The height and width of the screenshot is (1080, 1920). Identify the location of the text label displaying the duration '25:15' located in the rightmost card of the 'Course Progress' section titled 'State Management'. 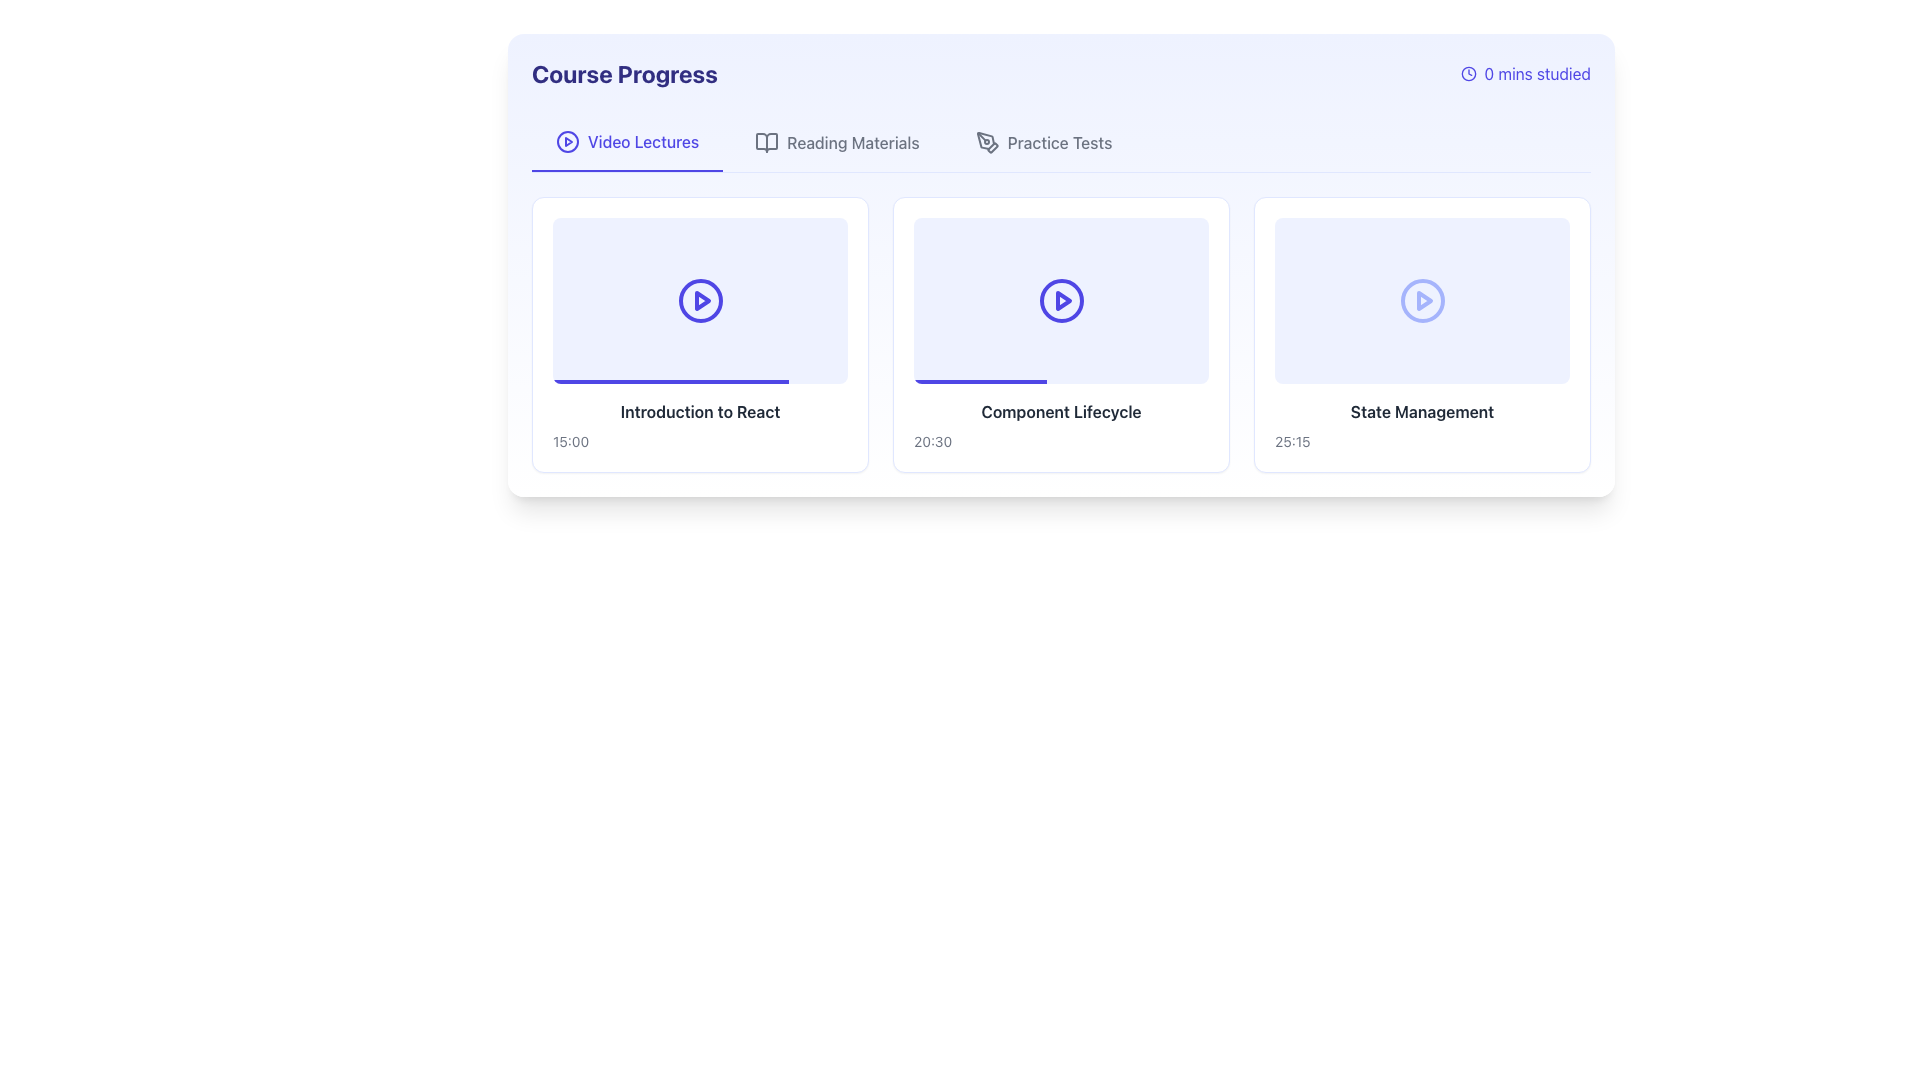
(1292, 440).